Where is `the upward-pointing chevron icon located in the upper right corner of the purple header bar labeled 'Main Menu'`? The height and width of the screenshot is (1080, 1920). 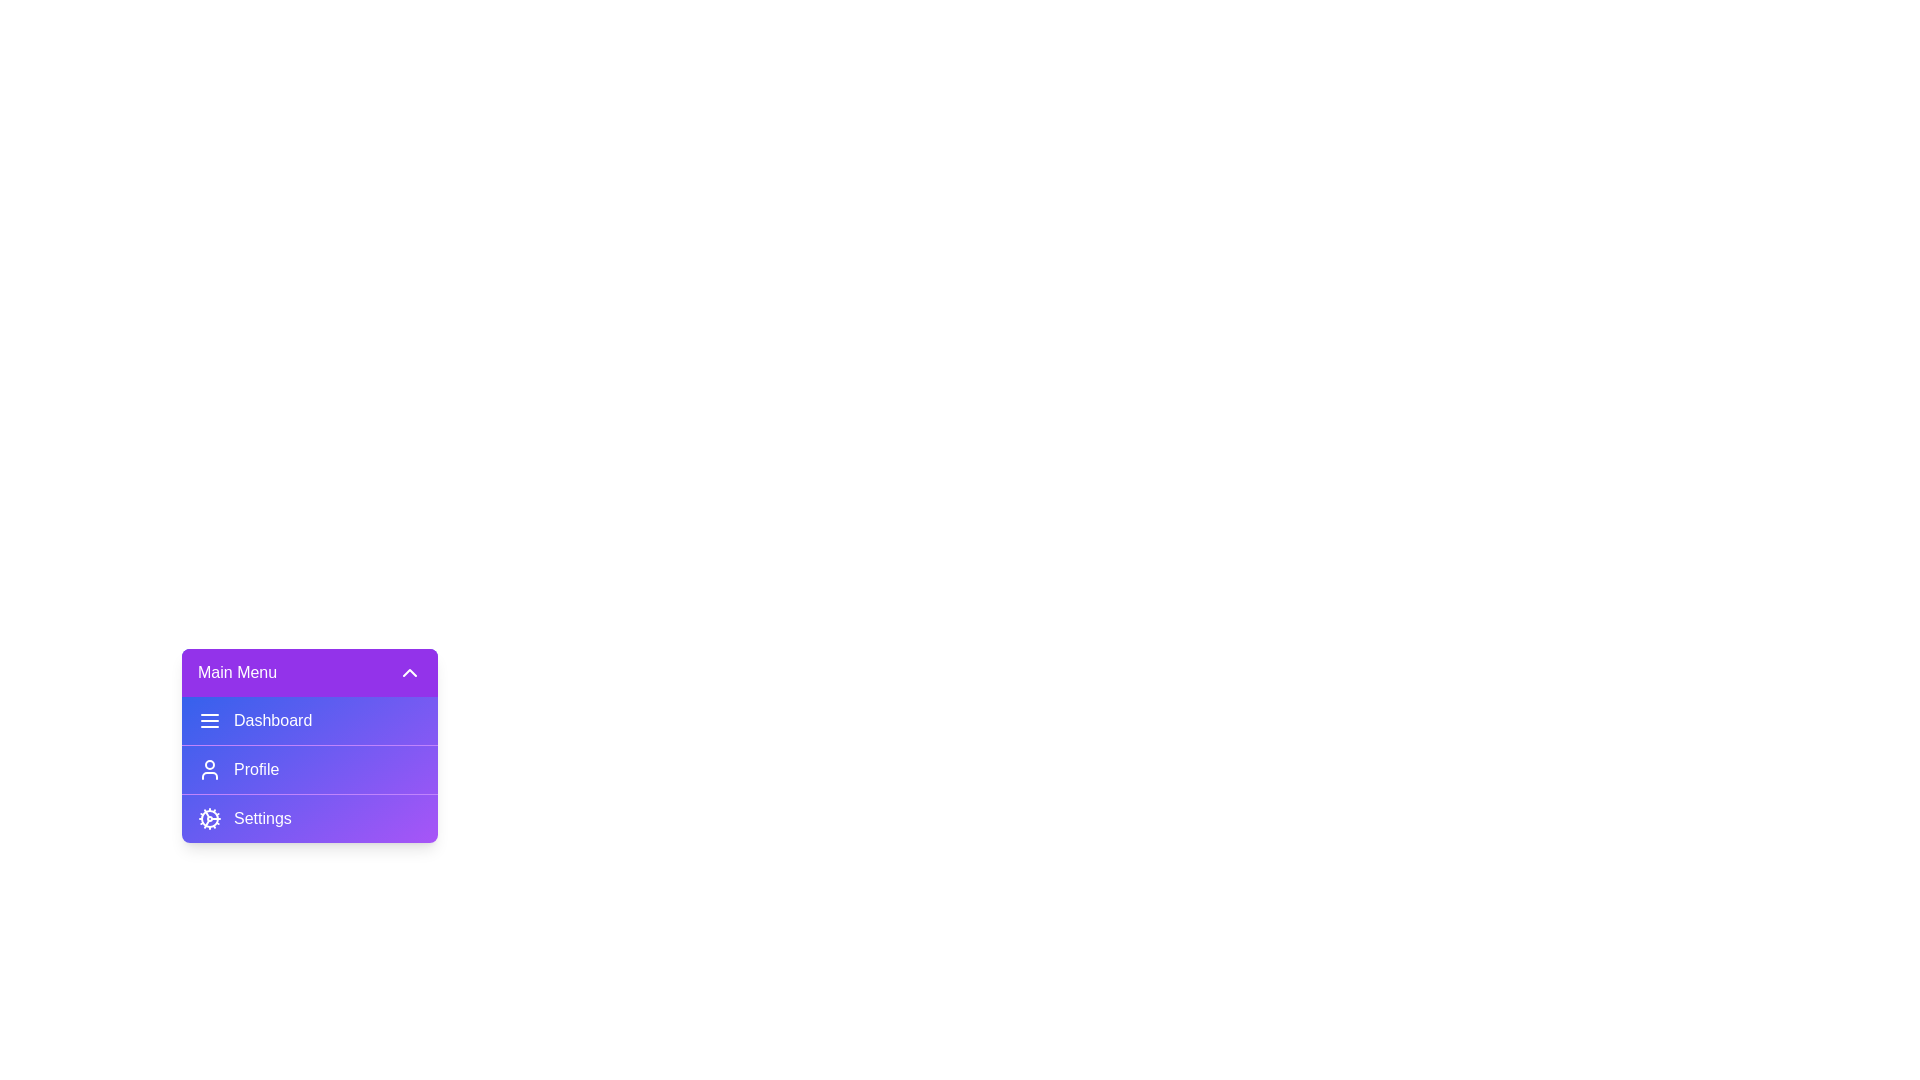 the upward-pointing chevron icon located in the upper right corner of the purple header bar labeled 'Main Menu' is located at coordinates (408, 672).